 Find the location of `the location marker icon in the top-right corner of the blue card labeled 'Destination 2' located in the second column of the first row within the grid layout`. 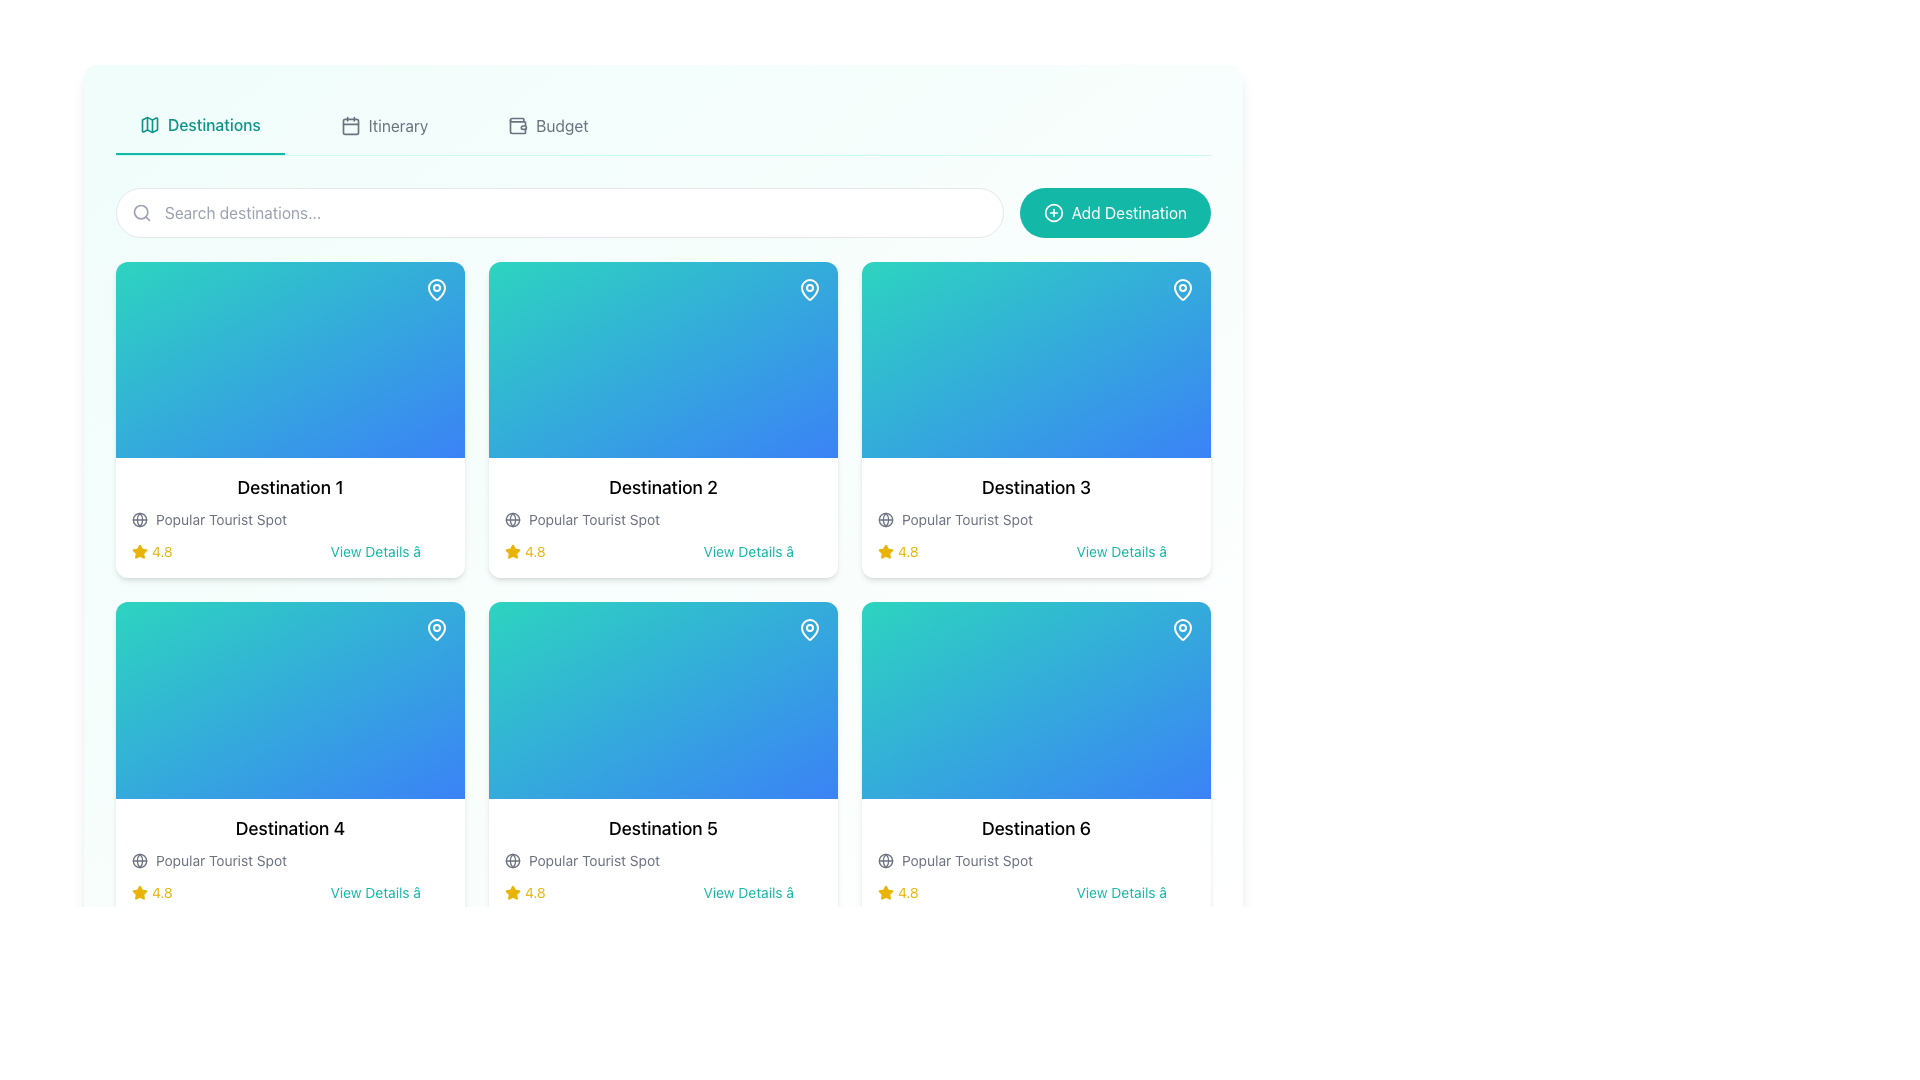

the location marker icon in the top-right corner of the blue card labeled 'Destination 2' located in the second column of the first row within the grid layout is located at coordinates (810, 289).